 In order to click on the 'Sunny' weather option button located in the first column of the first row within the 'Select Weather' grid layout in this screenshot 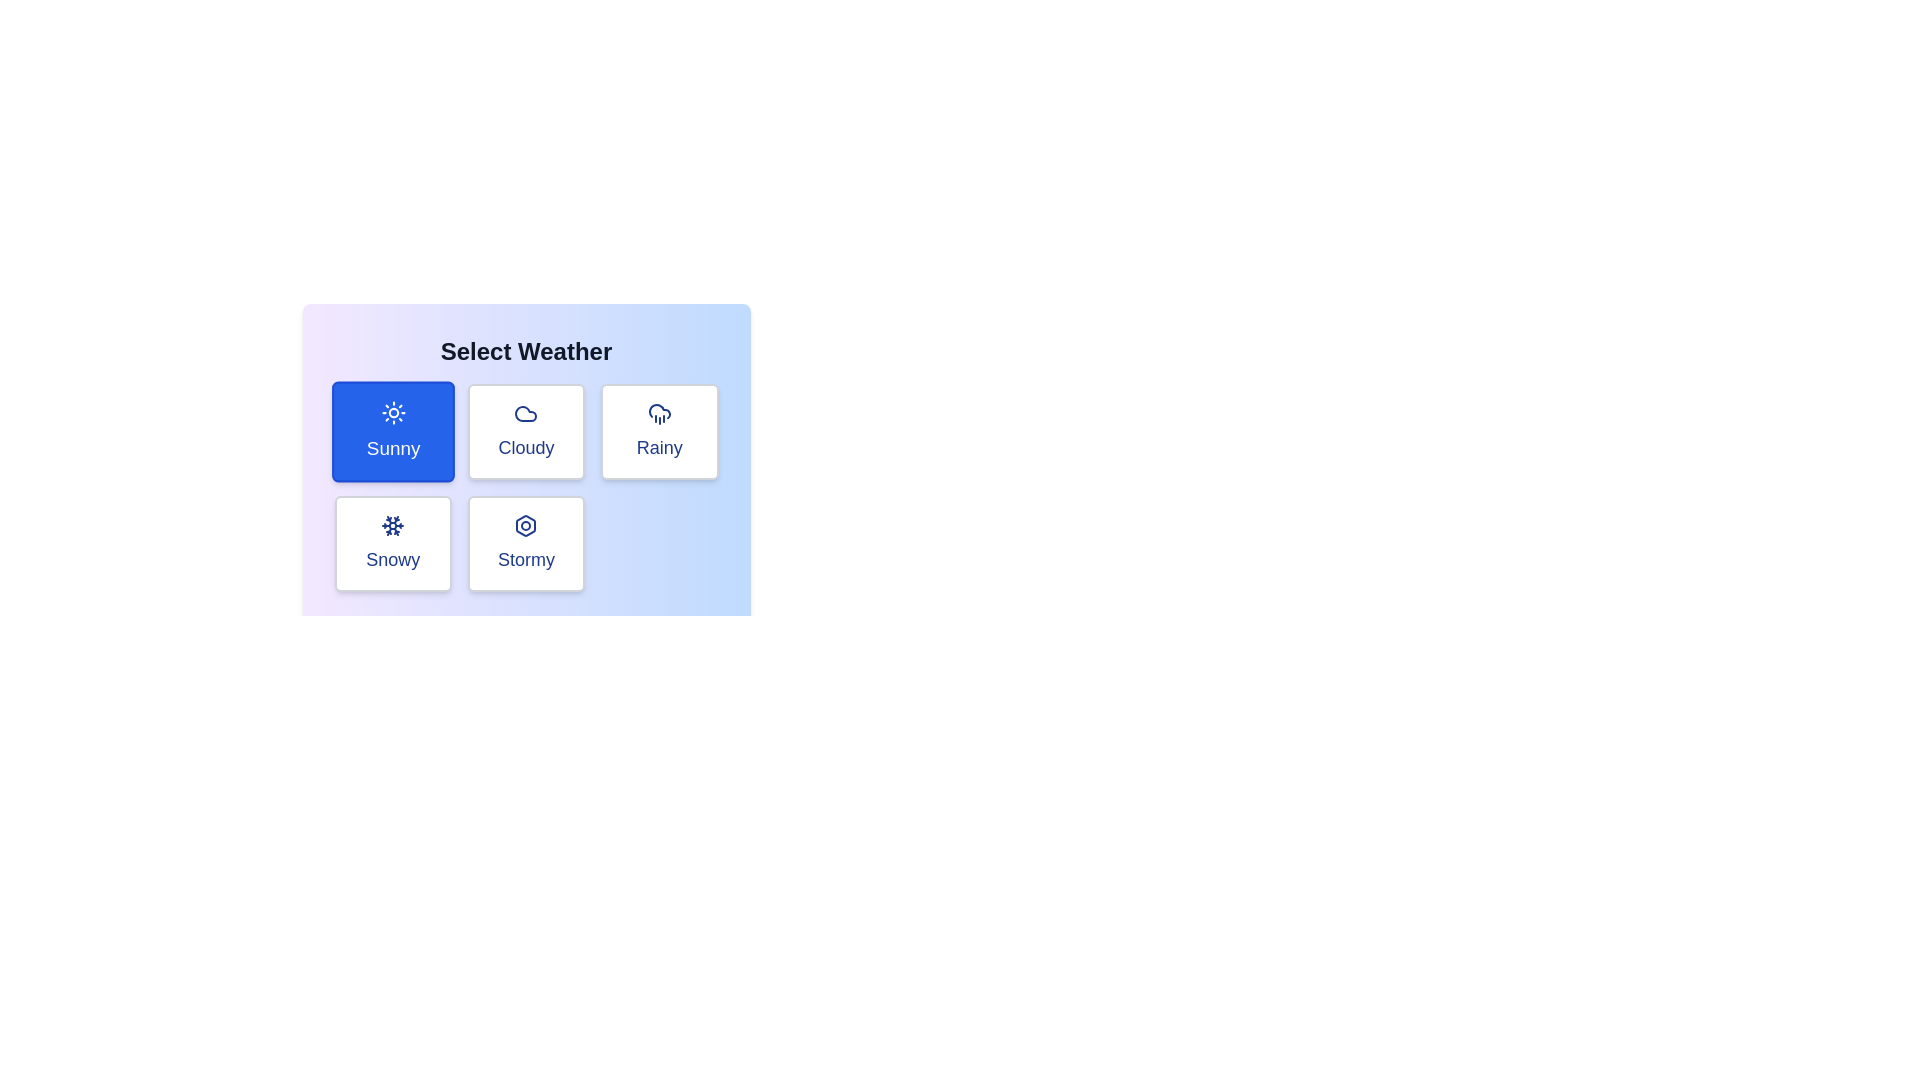, I will do `click(393, 431)`.